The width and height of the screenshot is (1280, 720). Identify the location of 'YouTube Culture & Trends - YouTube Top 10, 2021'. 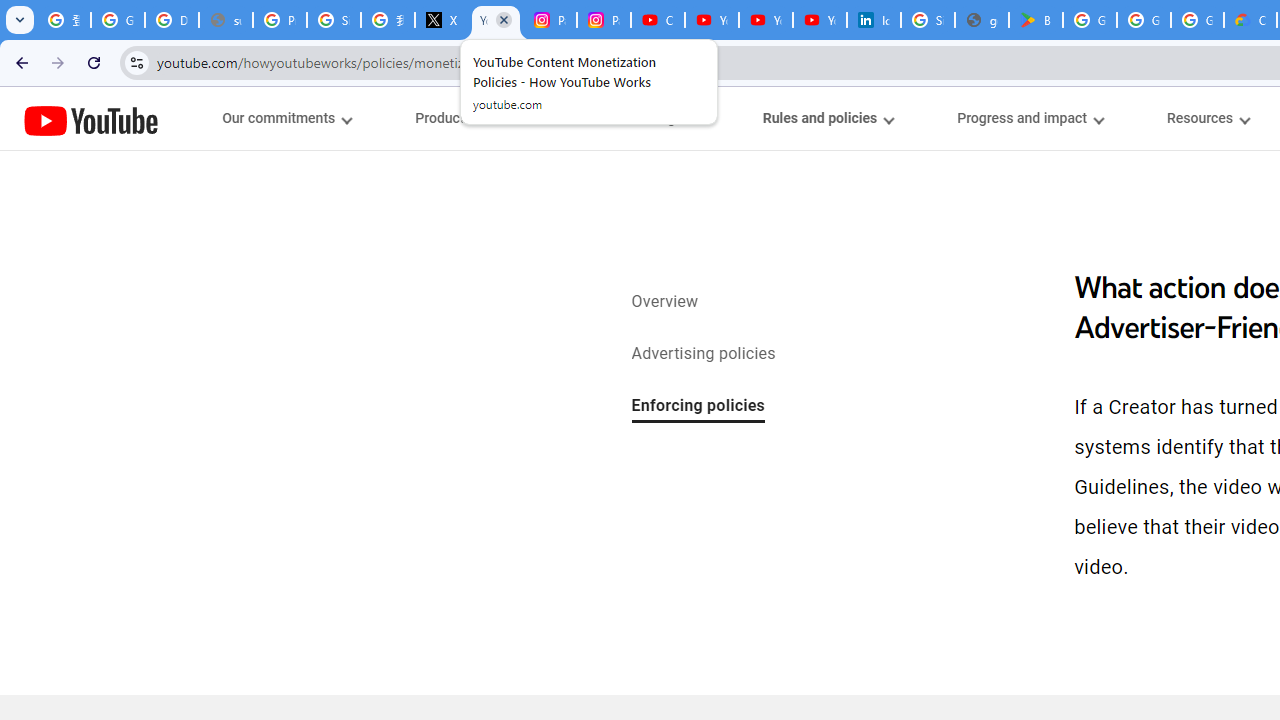
(765, 20).